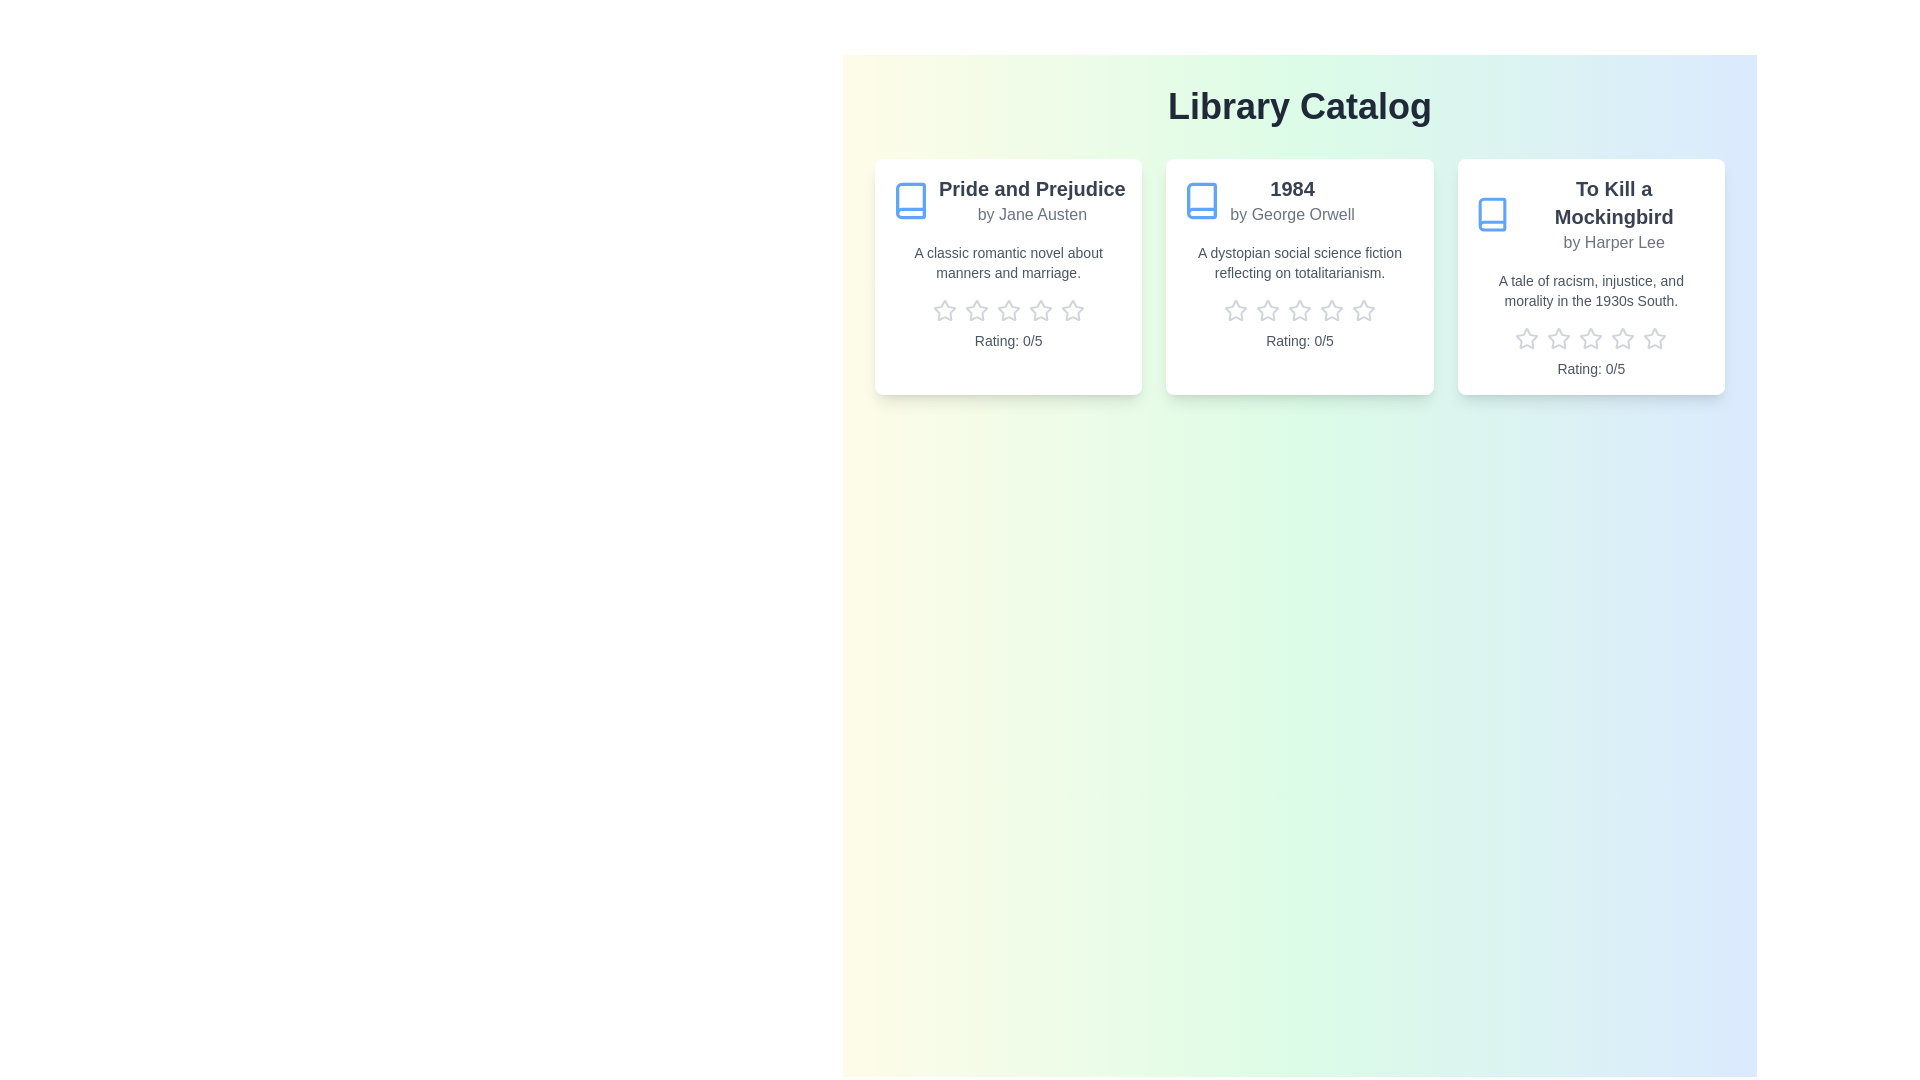 The width and height of the screenshot is (1920, 1080). I want to click on the rating of the book 'To Kill a Mockingbird' to 5 stars by clicking the corresponding star, so click(1655, 338).